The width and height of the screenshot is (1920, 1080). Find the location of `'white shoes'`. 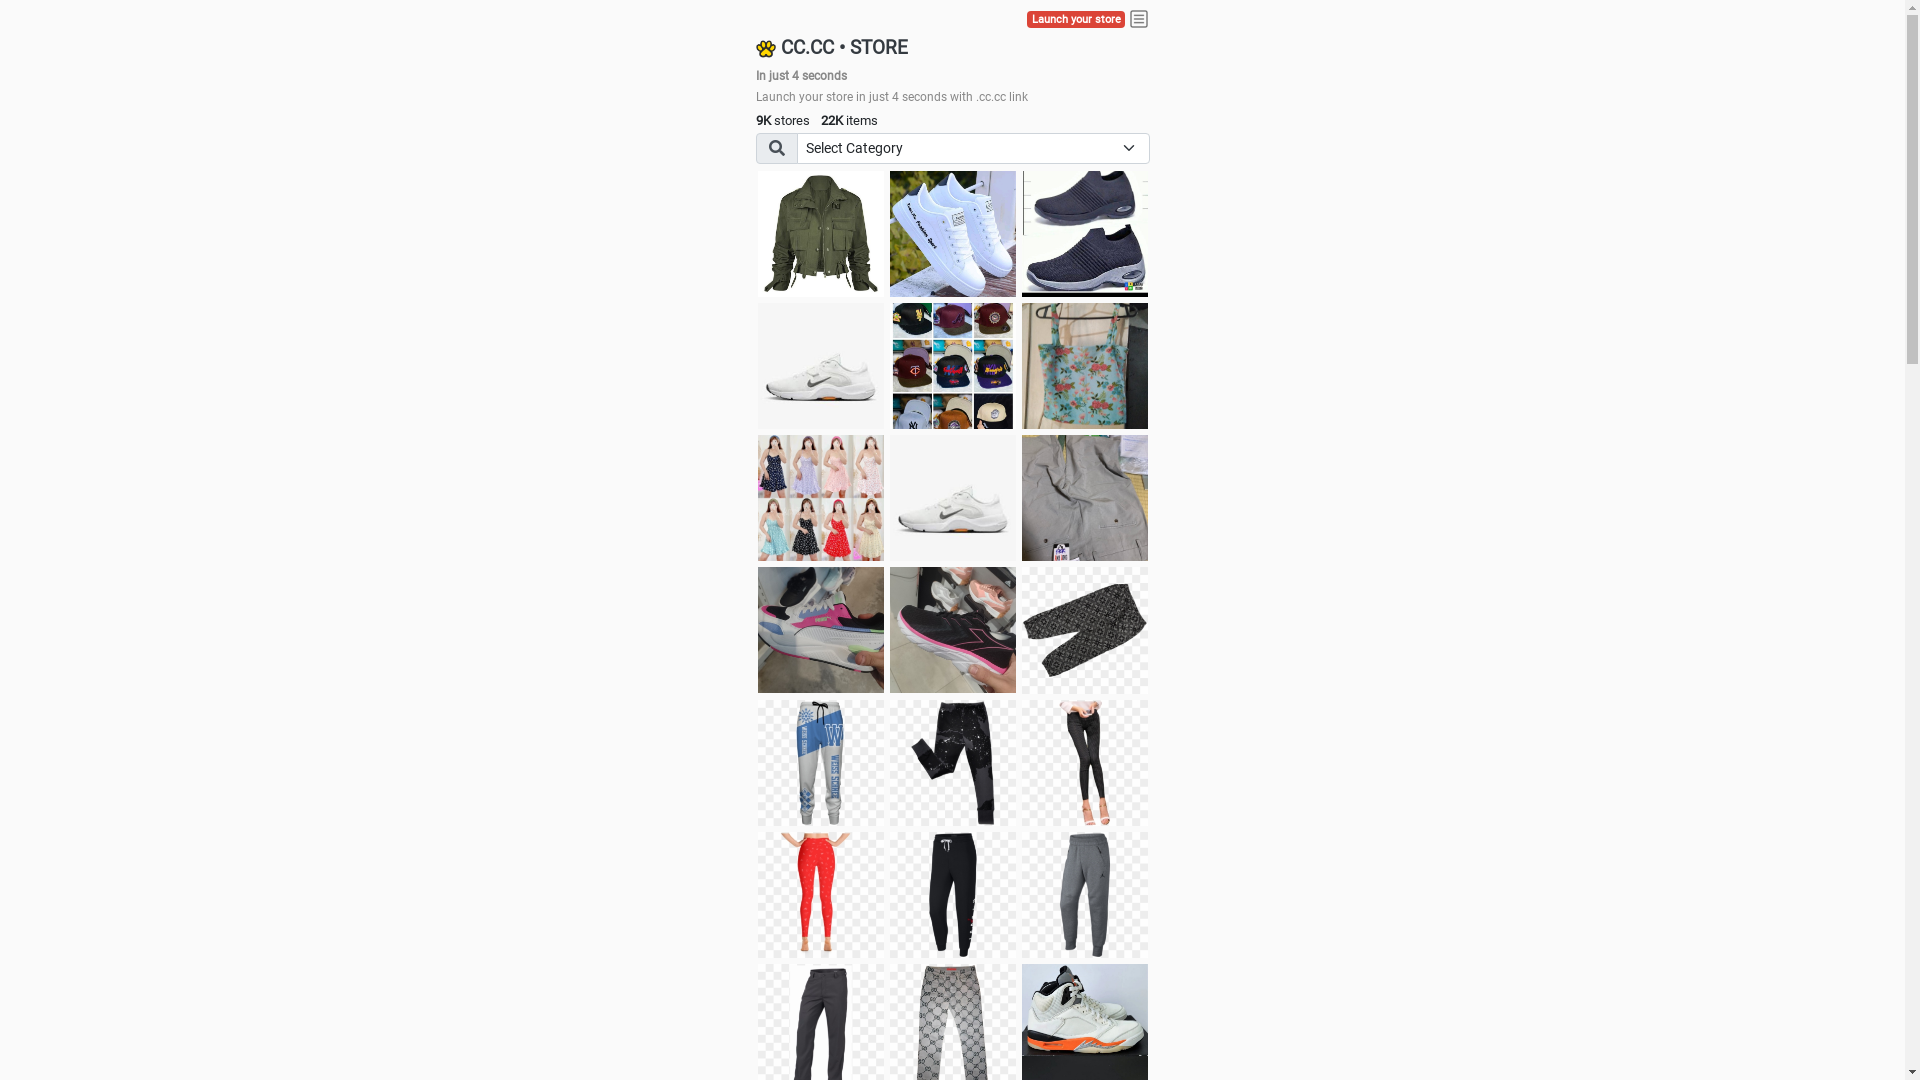

'white shoes' is located at coordinates (888, 233).